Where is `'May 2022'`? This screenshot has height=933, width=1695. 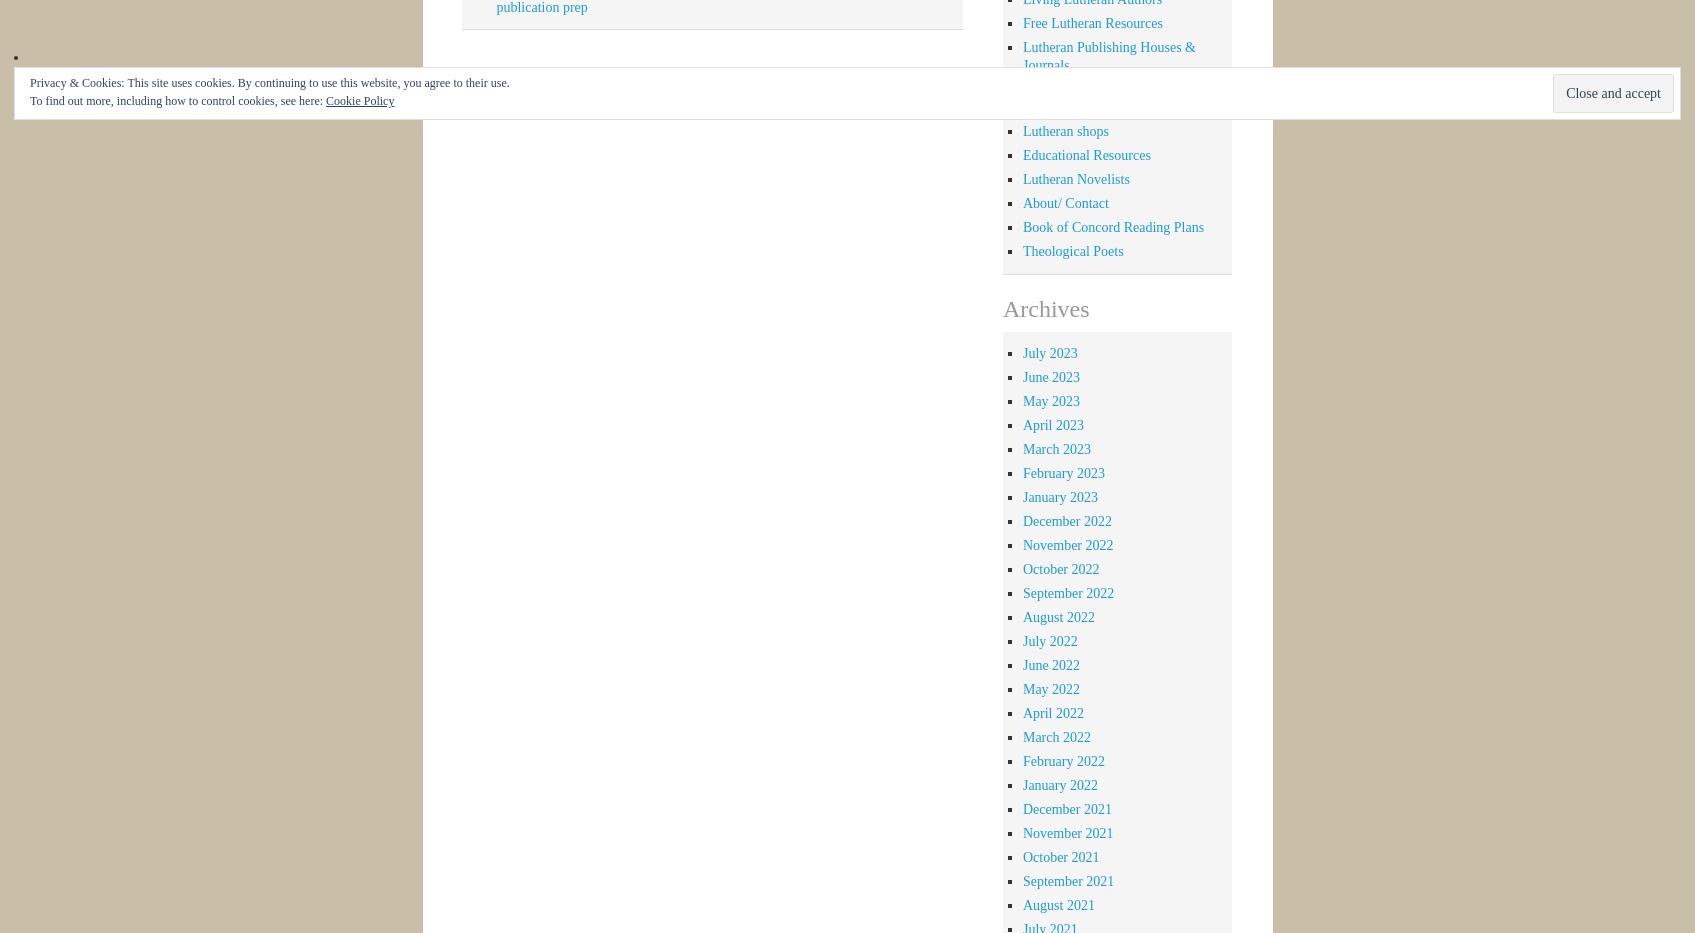
'May 2022' is located at coordinates (1051, 688).